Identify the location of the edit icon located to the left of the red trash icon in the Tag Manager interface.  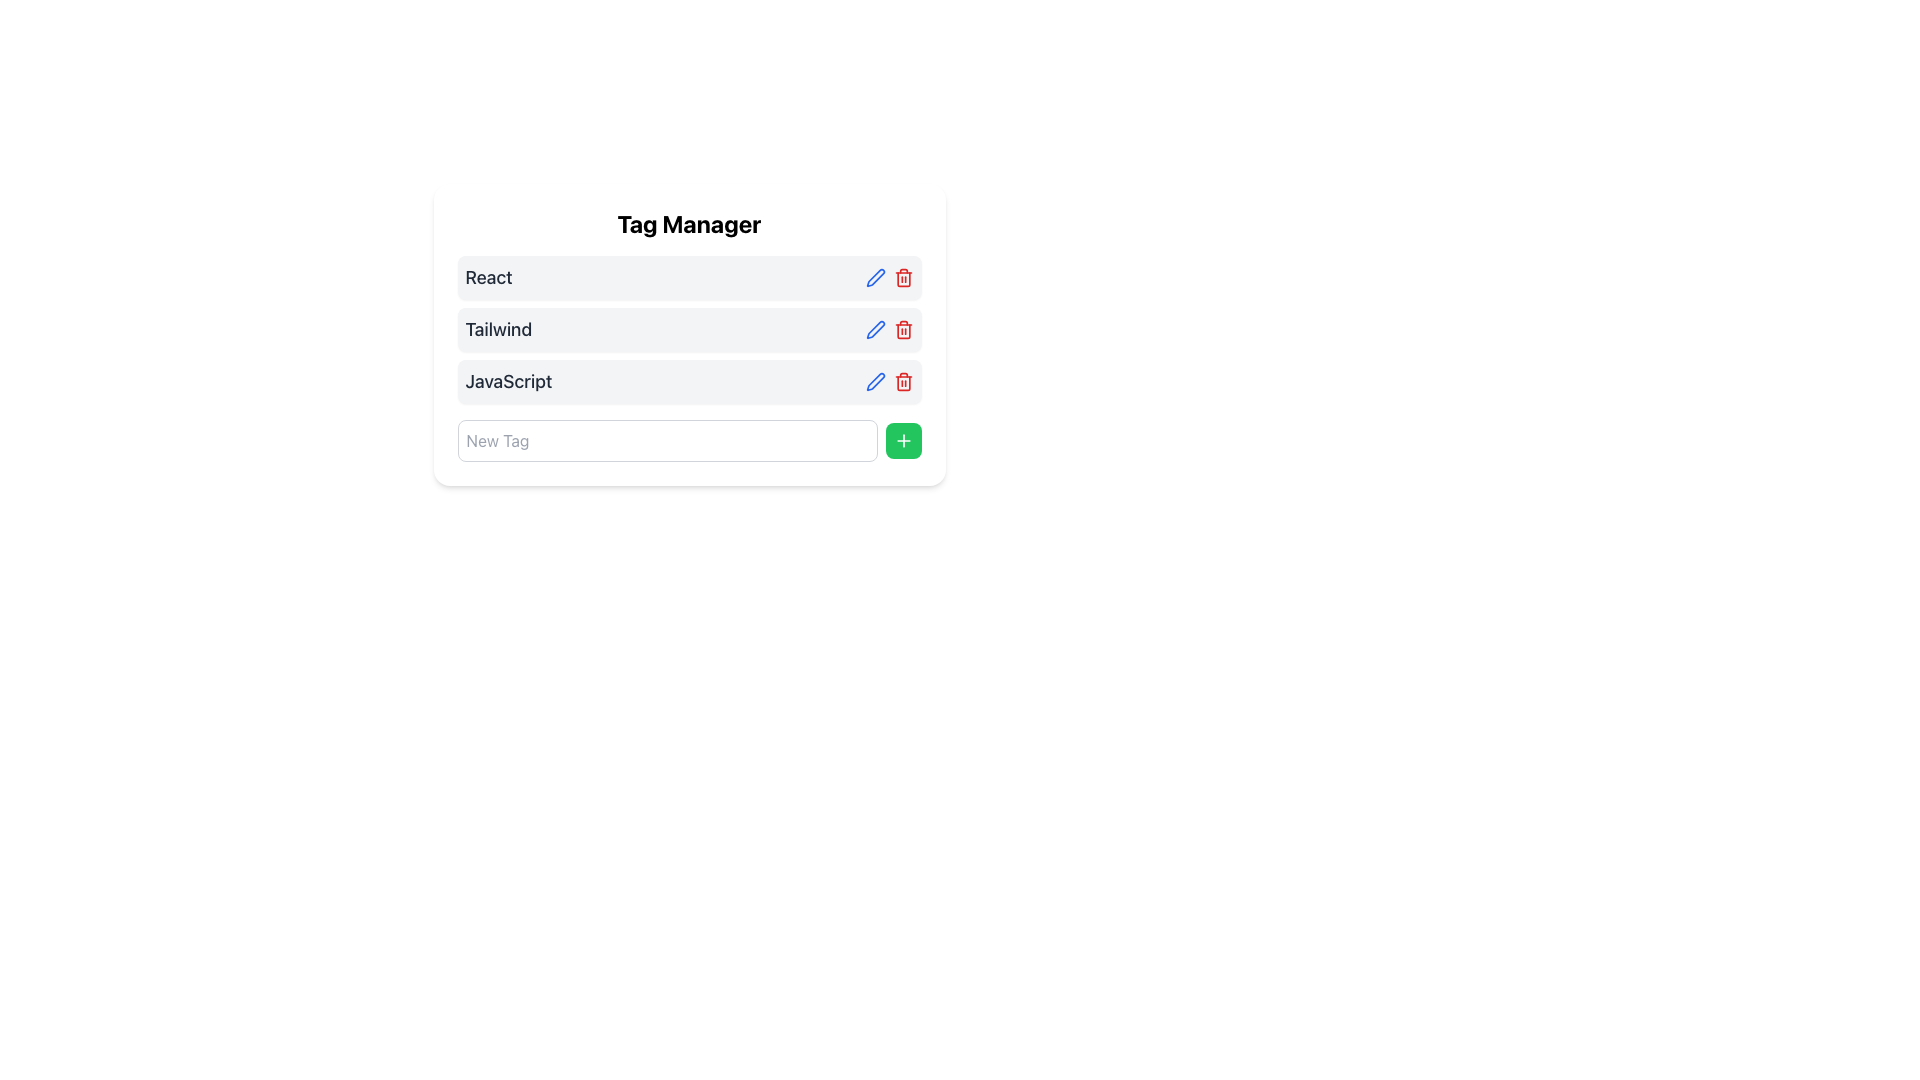
(875, 329).